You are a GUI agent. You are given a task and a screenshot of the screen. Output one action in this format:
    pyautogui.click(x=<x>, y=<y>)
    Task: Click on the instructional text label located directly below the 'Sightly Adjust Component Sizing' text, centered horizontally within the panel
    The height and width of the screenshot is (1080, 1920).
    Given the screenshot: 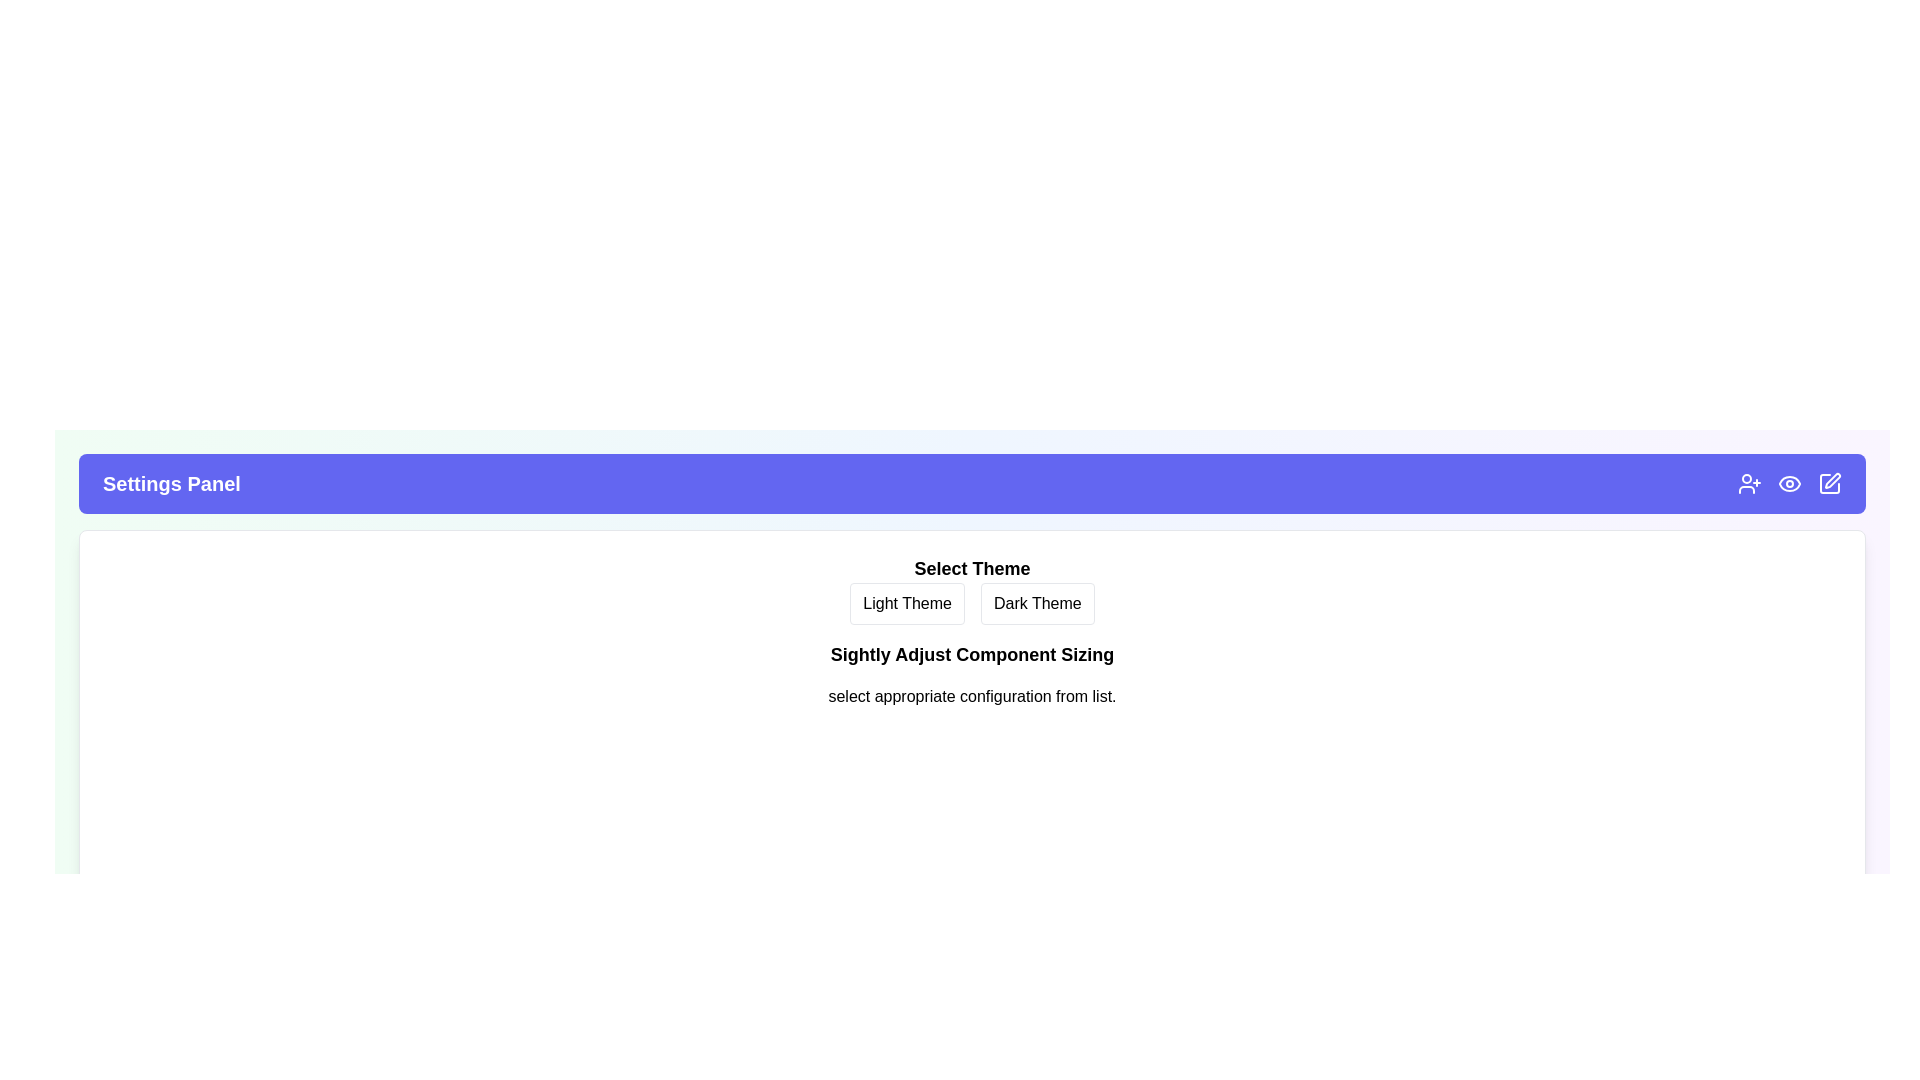 What is the action you would take?
    pyautogui.click(x=972, y=696)
    